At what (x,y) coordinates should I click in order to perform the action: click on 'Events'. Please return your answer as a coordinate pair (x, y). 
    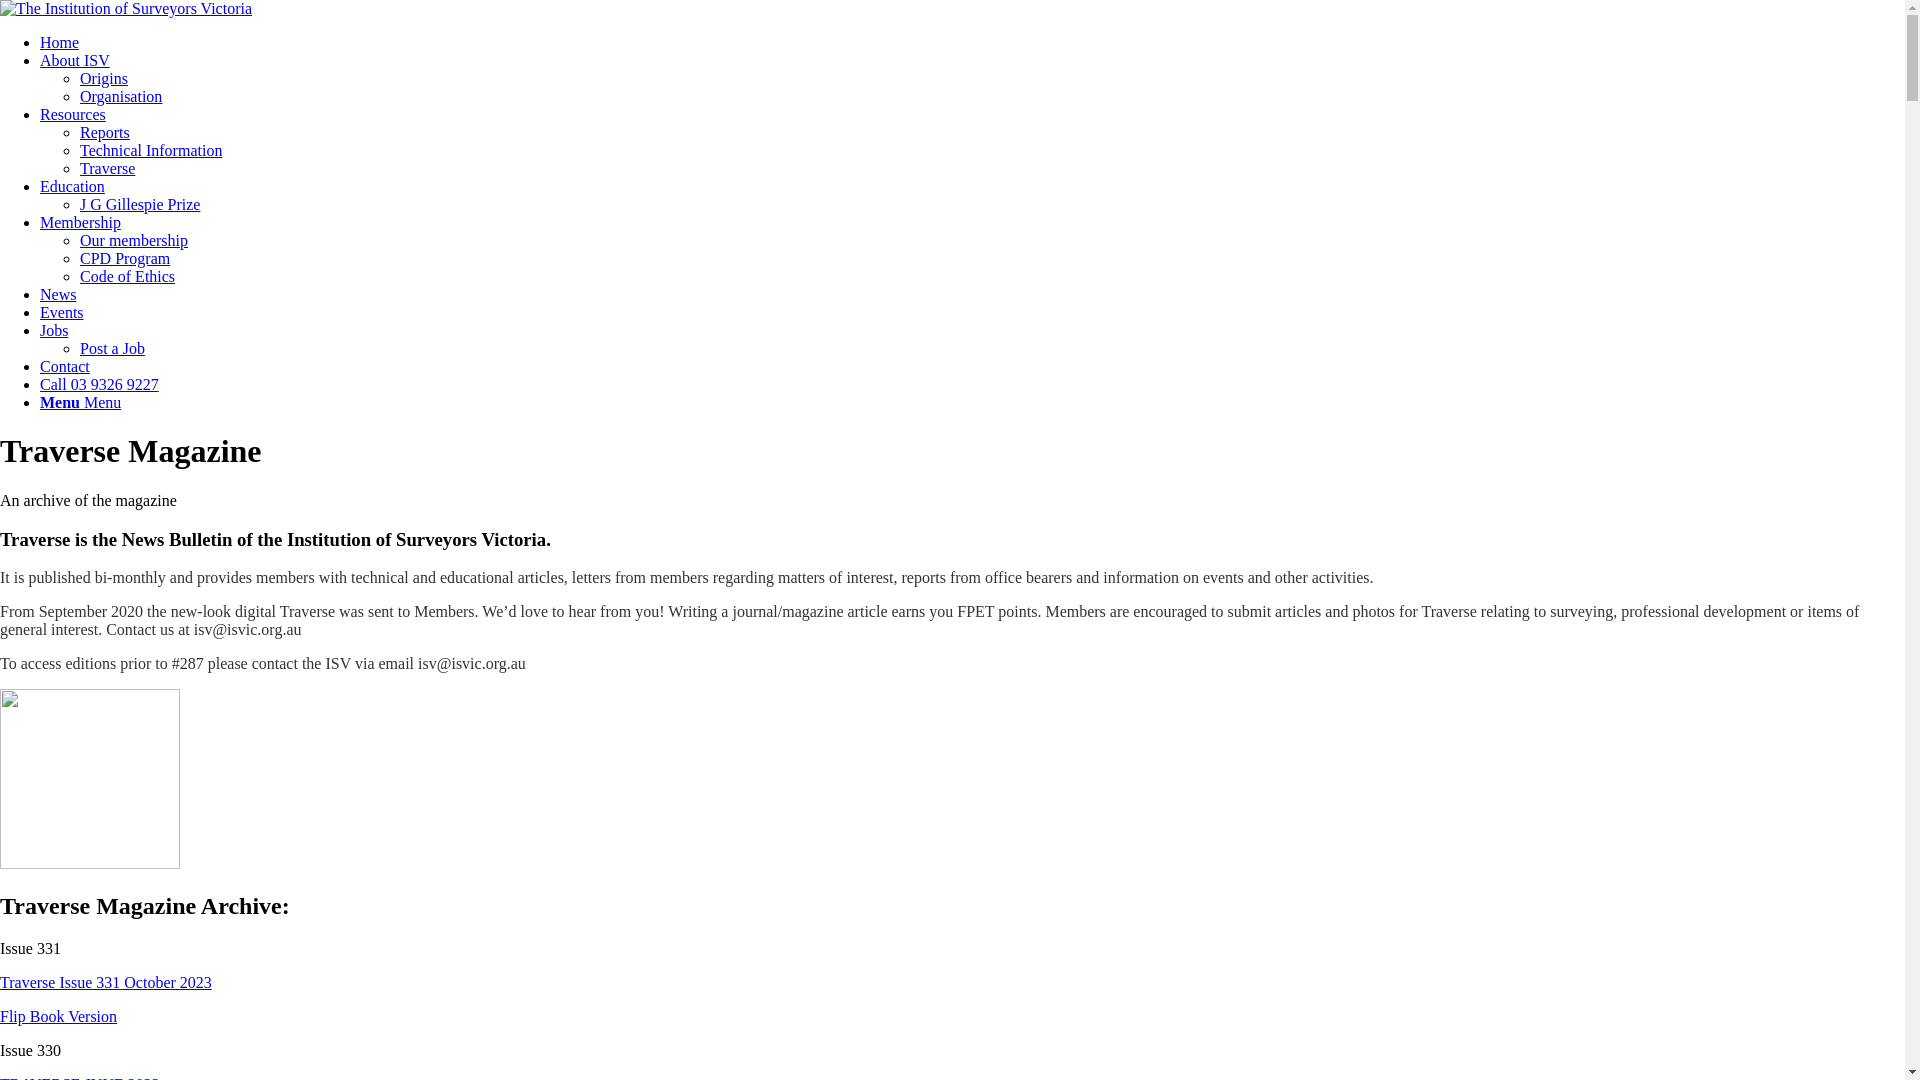
    Looking at the image, I should click on (62, 312).